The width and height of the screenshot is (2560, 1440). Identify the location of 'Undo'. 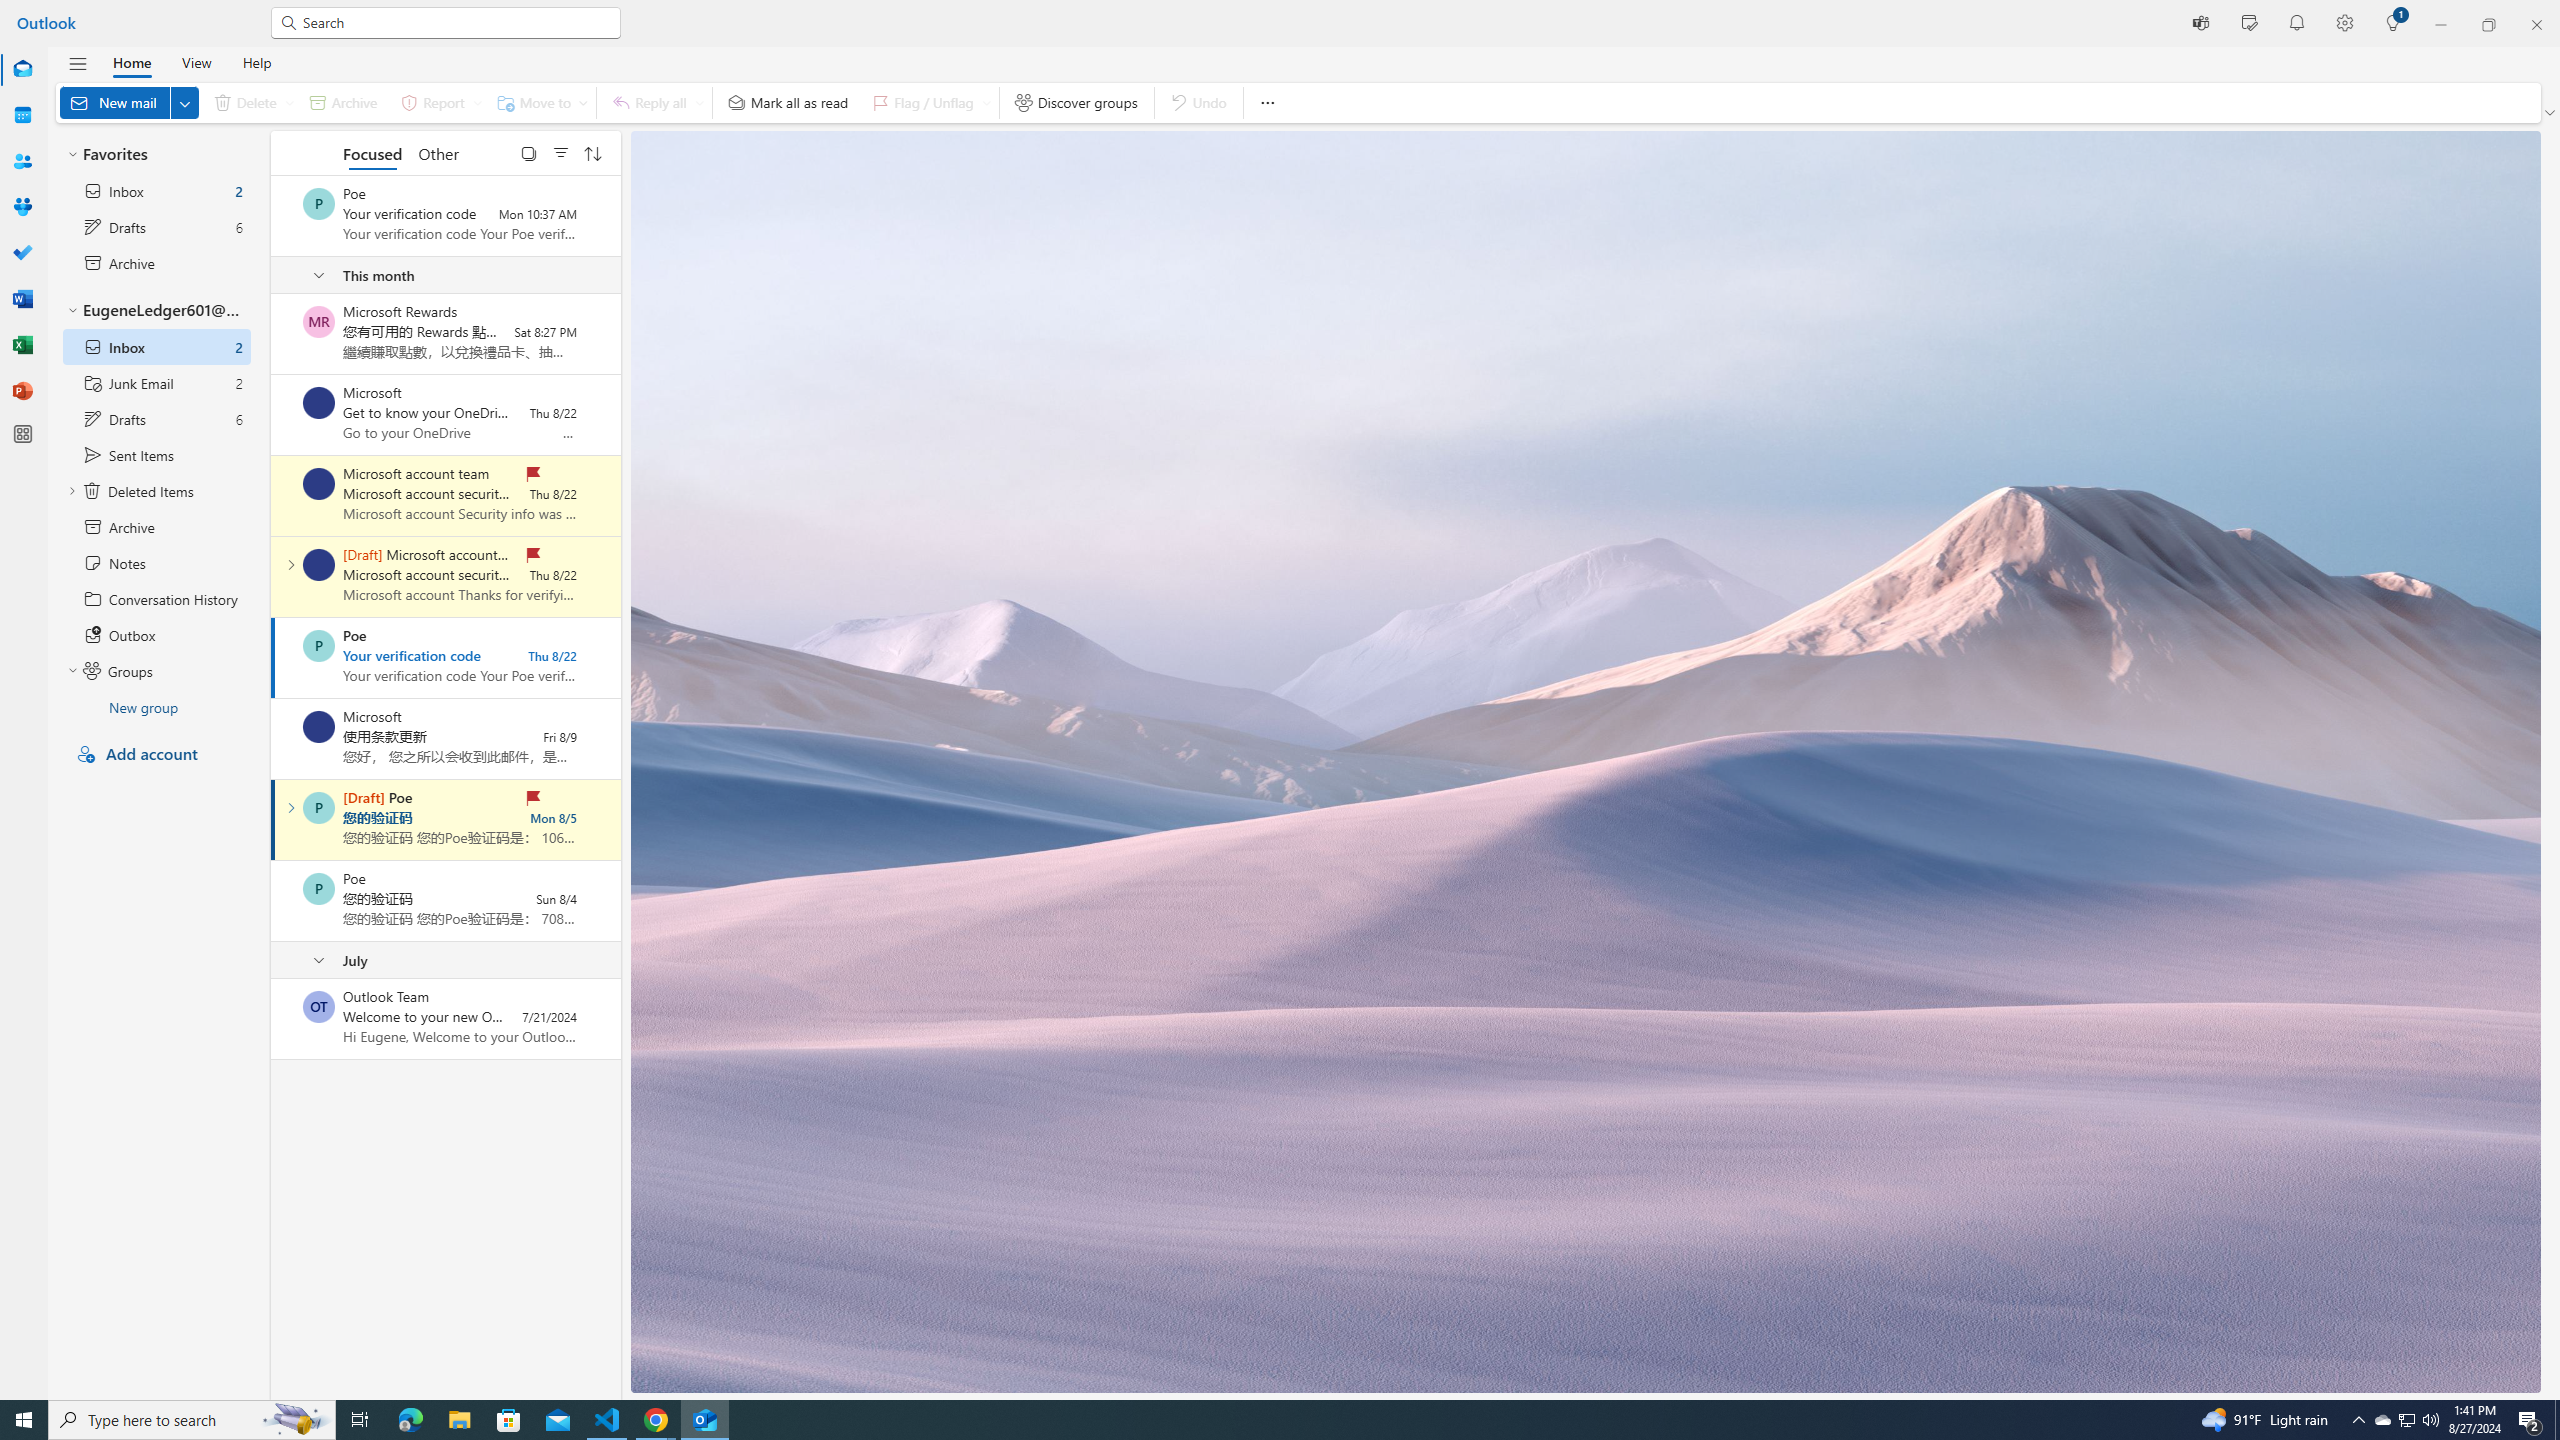
(1198, 102).